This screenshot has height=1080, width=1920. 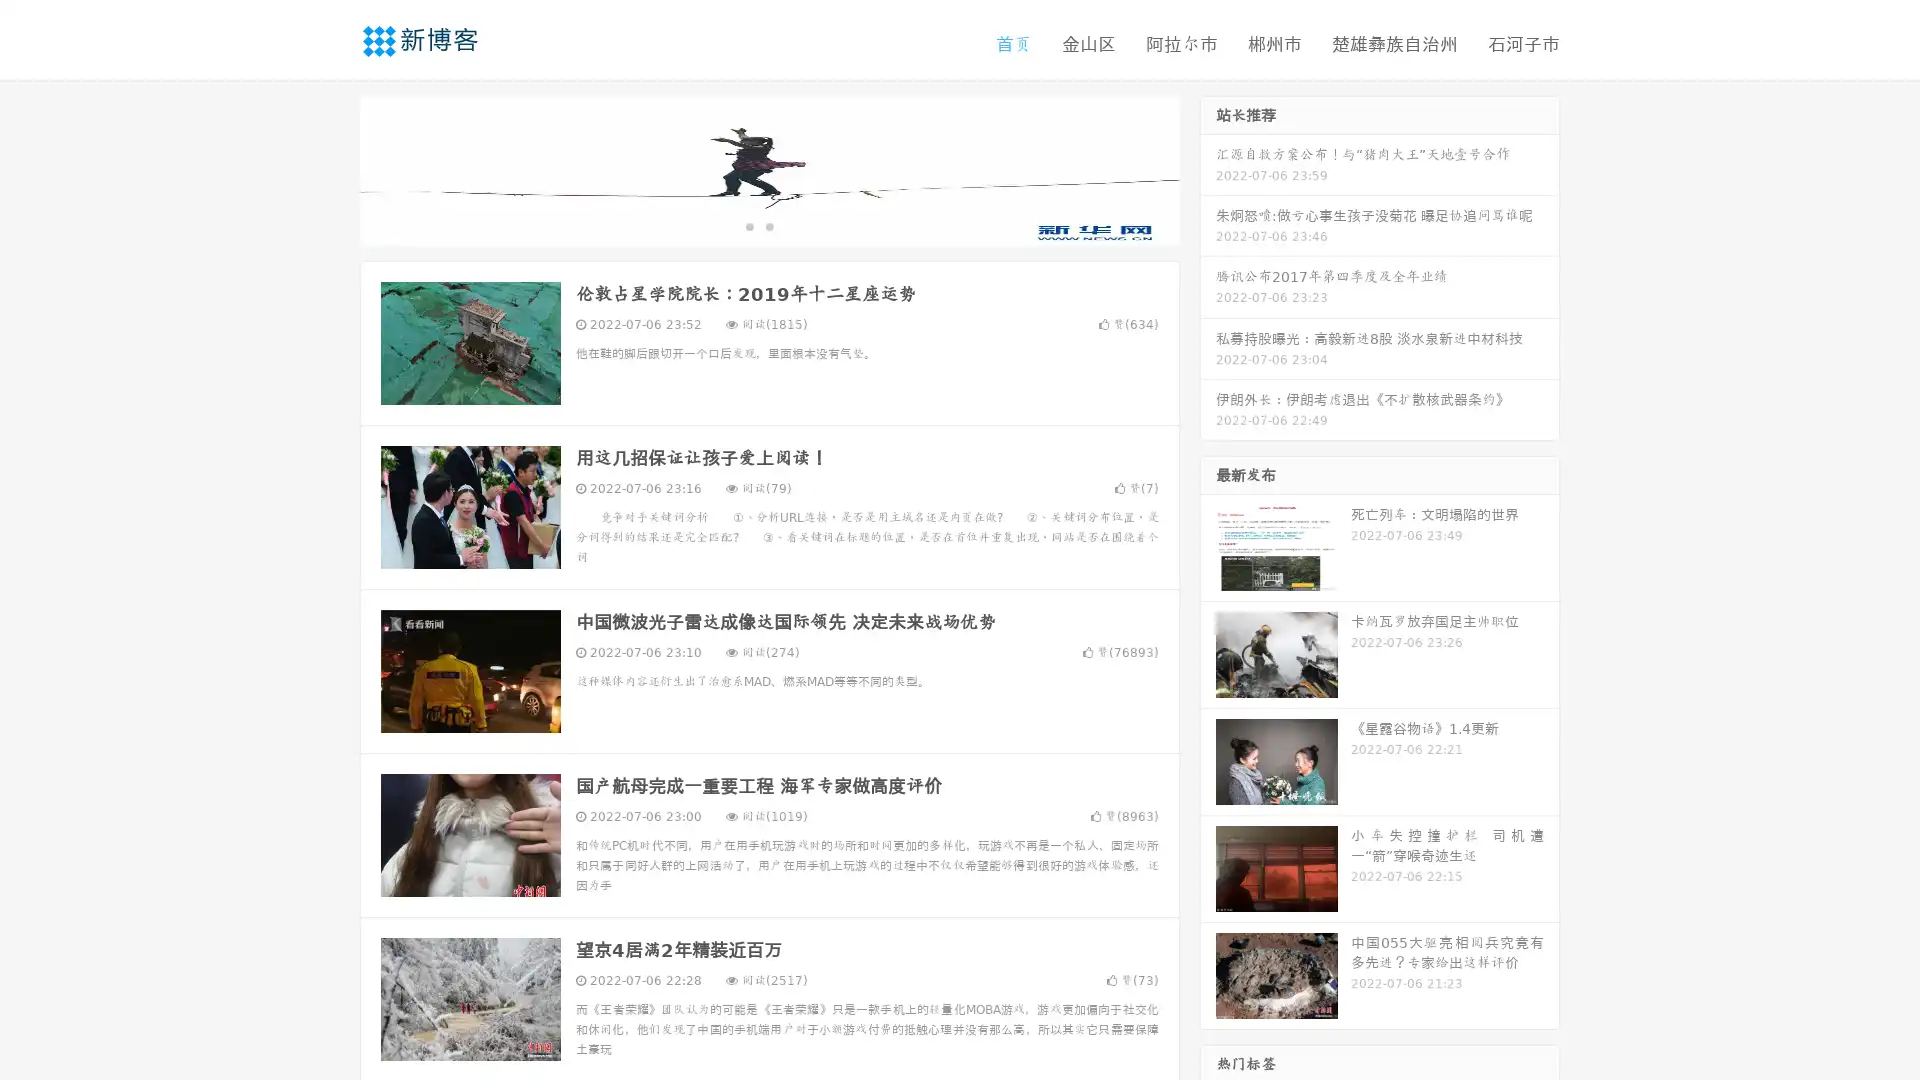 I want to click on Previous slide, so click(x=330, y=168).